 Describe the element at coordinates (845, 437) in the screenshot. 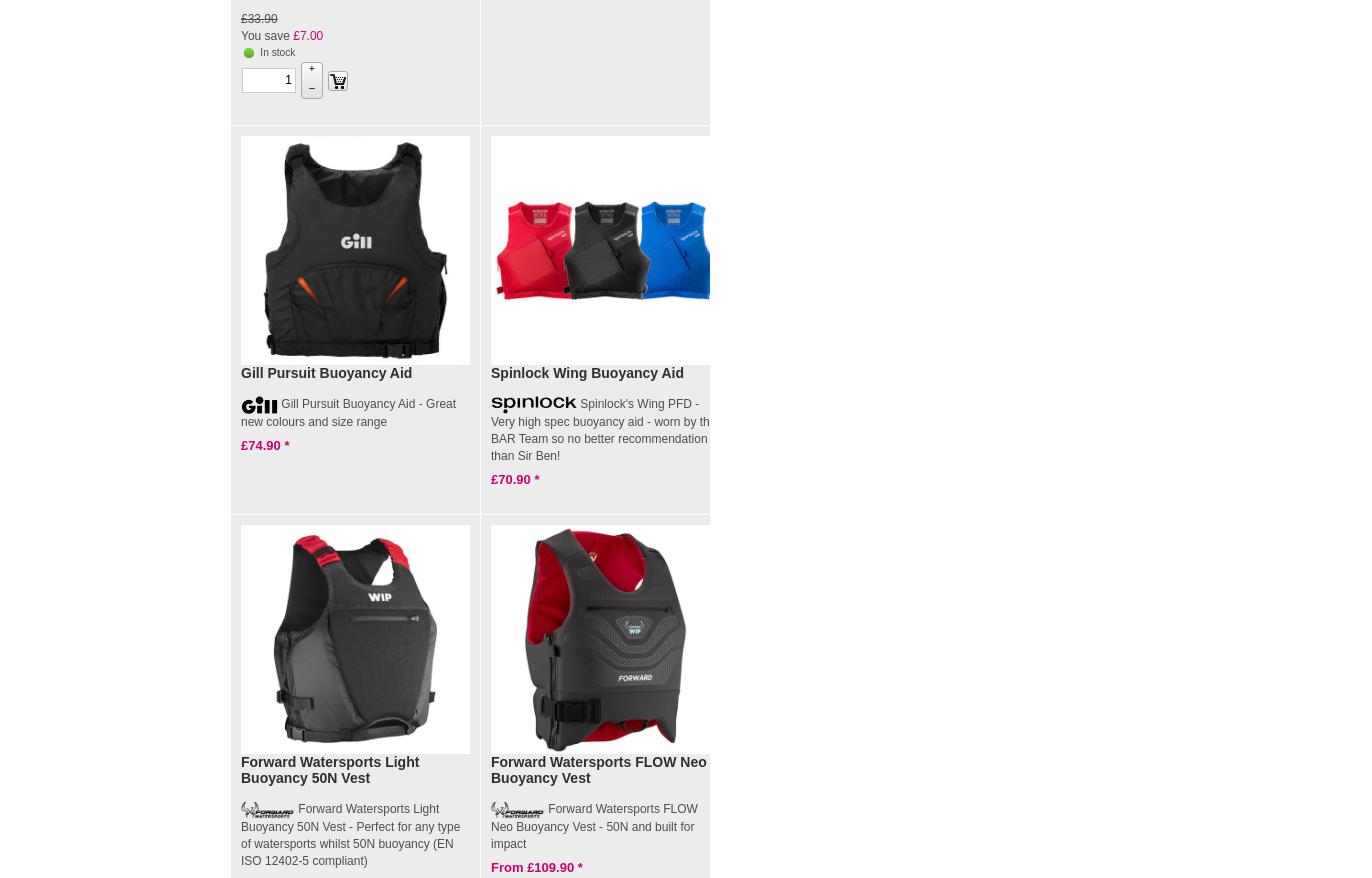

I see `'Spinlock Foil Front Zip Buoyancy Aid - Low profile for great access around the boat'` at that location.